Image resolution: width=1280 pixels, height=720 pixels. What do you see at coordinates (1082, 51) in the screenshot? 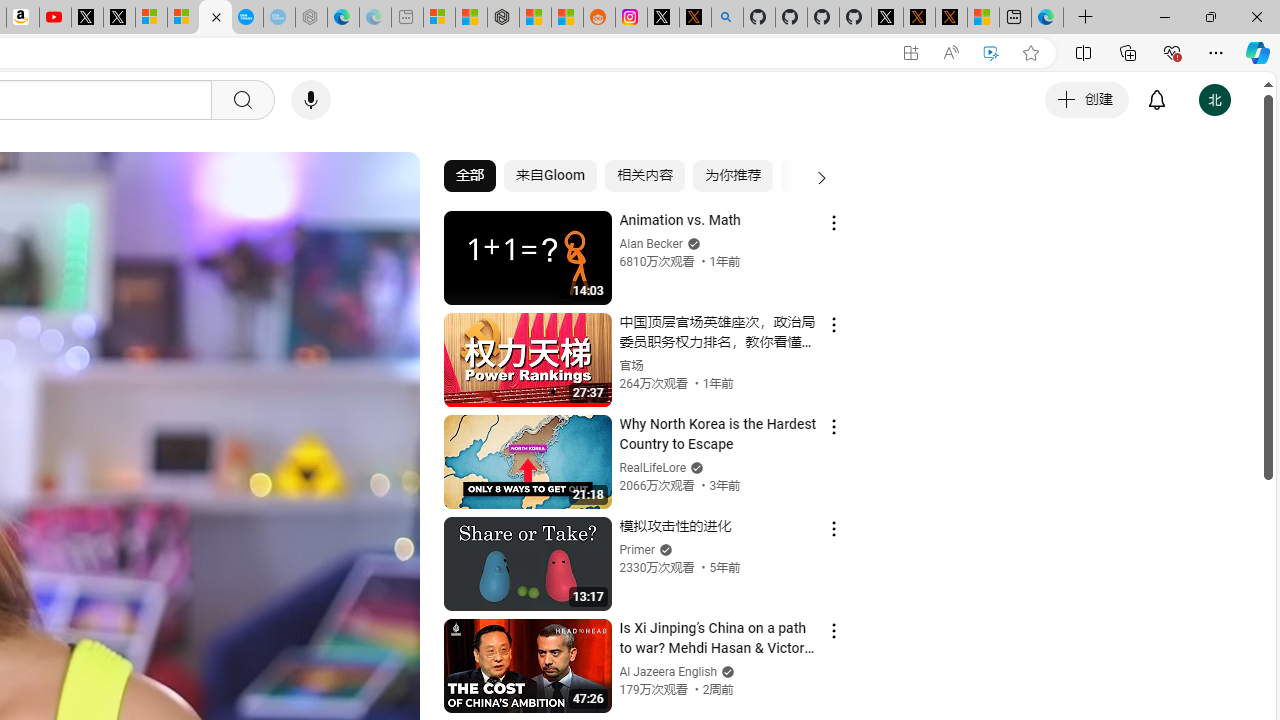
I see `'Split screen'` at bounding box center [1082, 51].